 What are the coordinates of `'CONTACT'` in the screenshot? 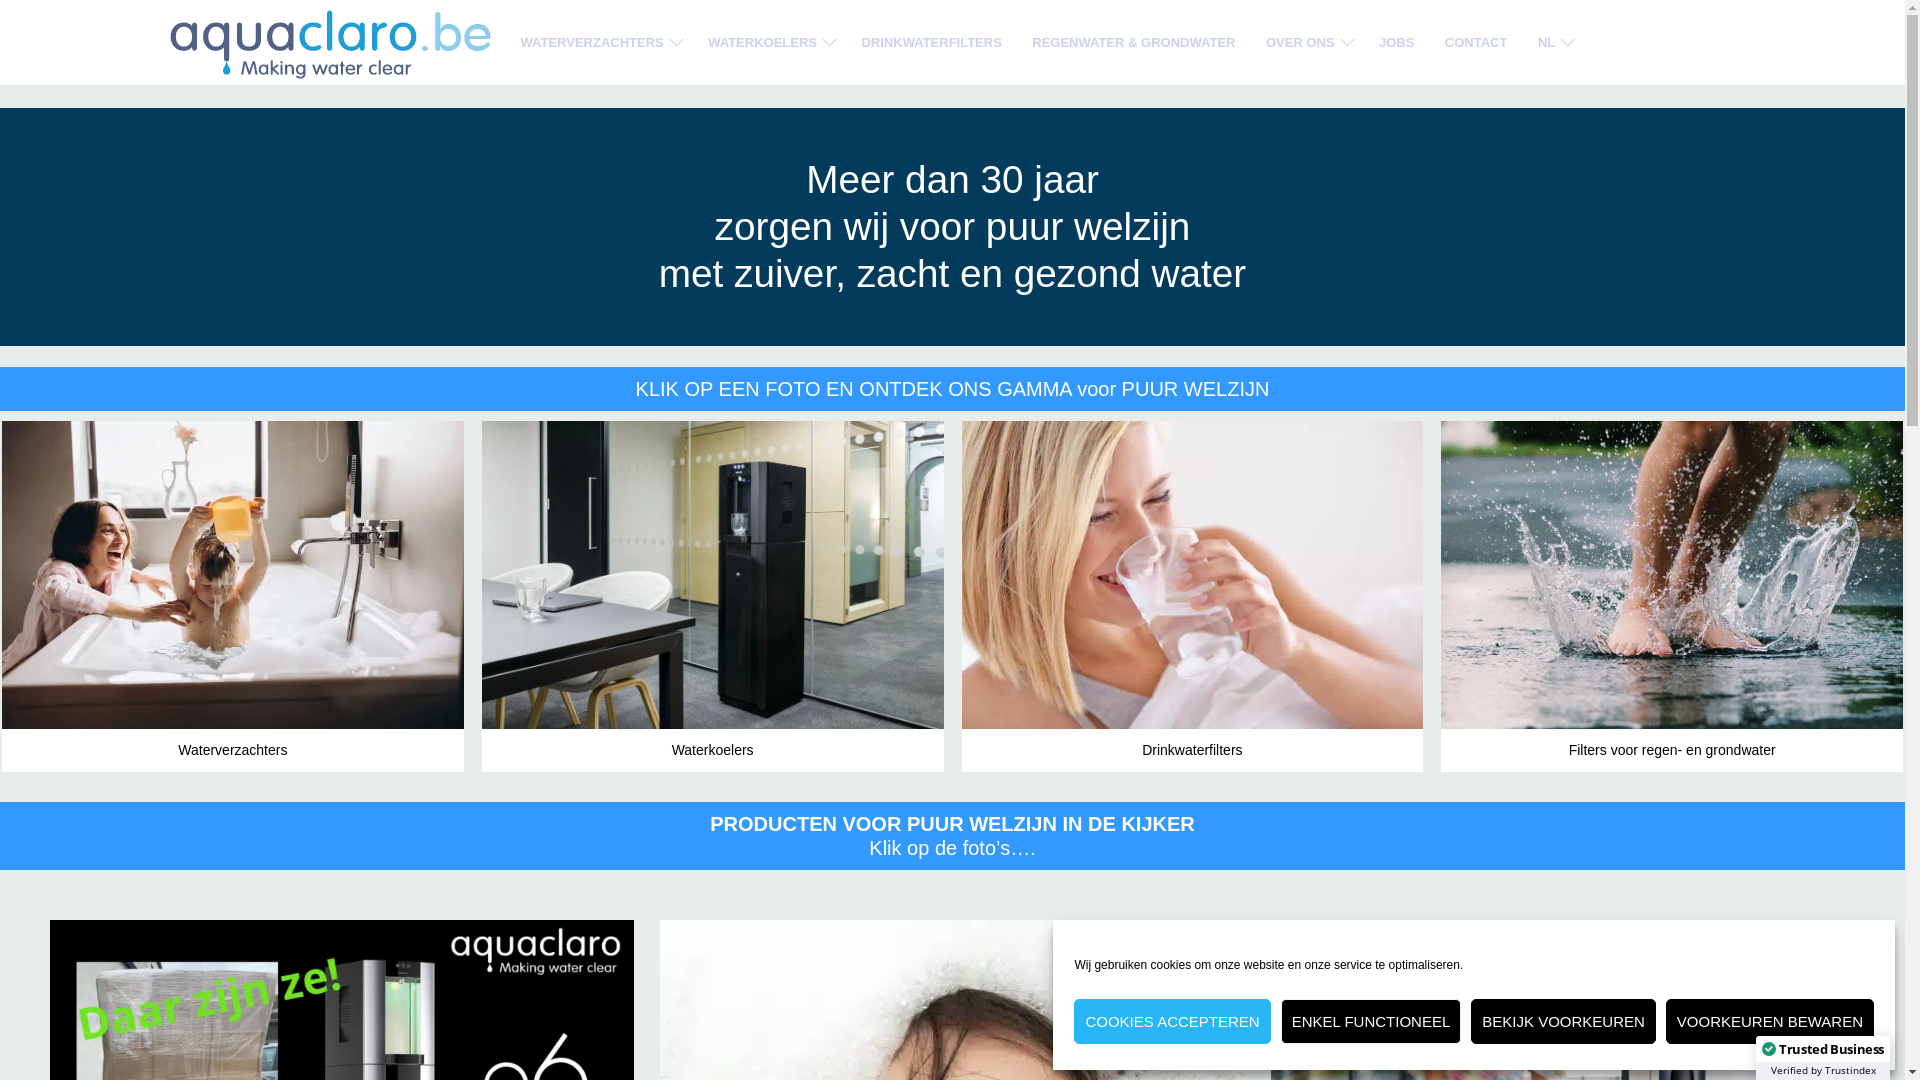 It's located at (1476, 42).